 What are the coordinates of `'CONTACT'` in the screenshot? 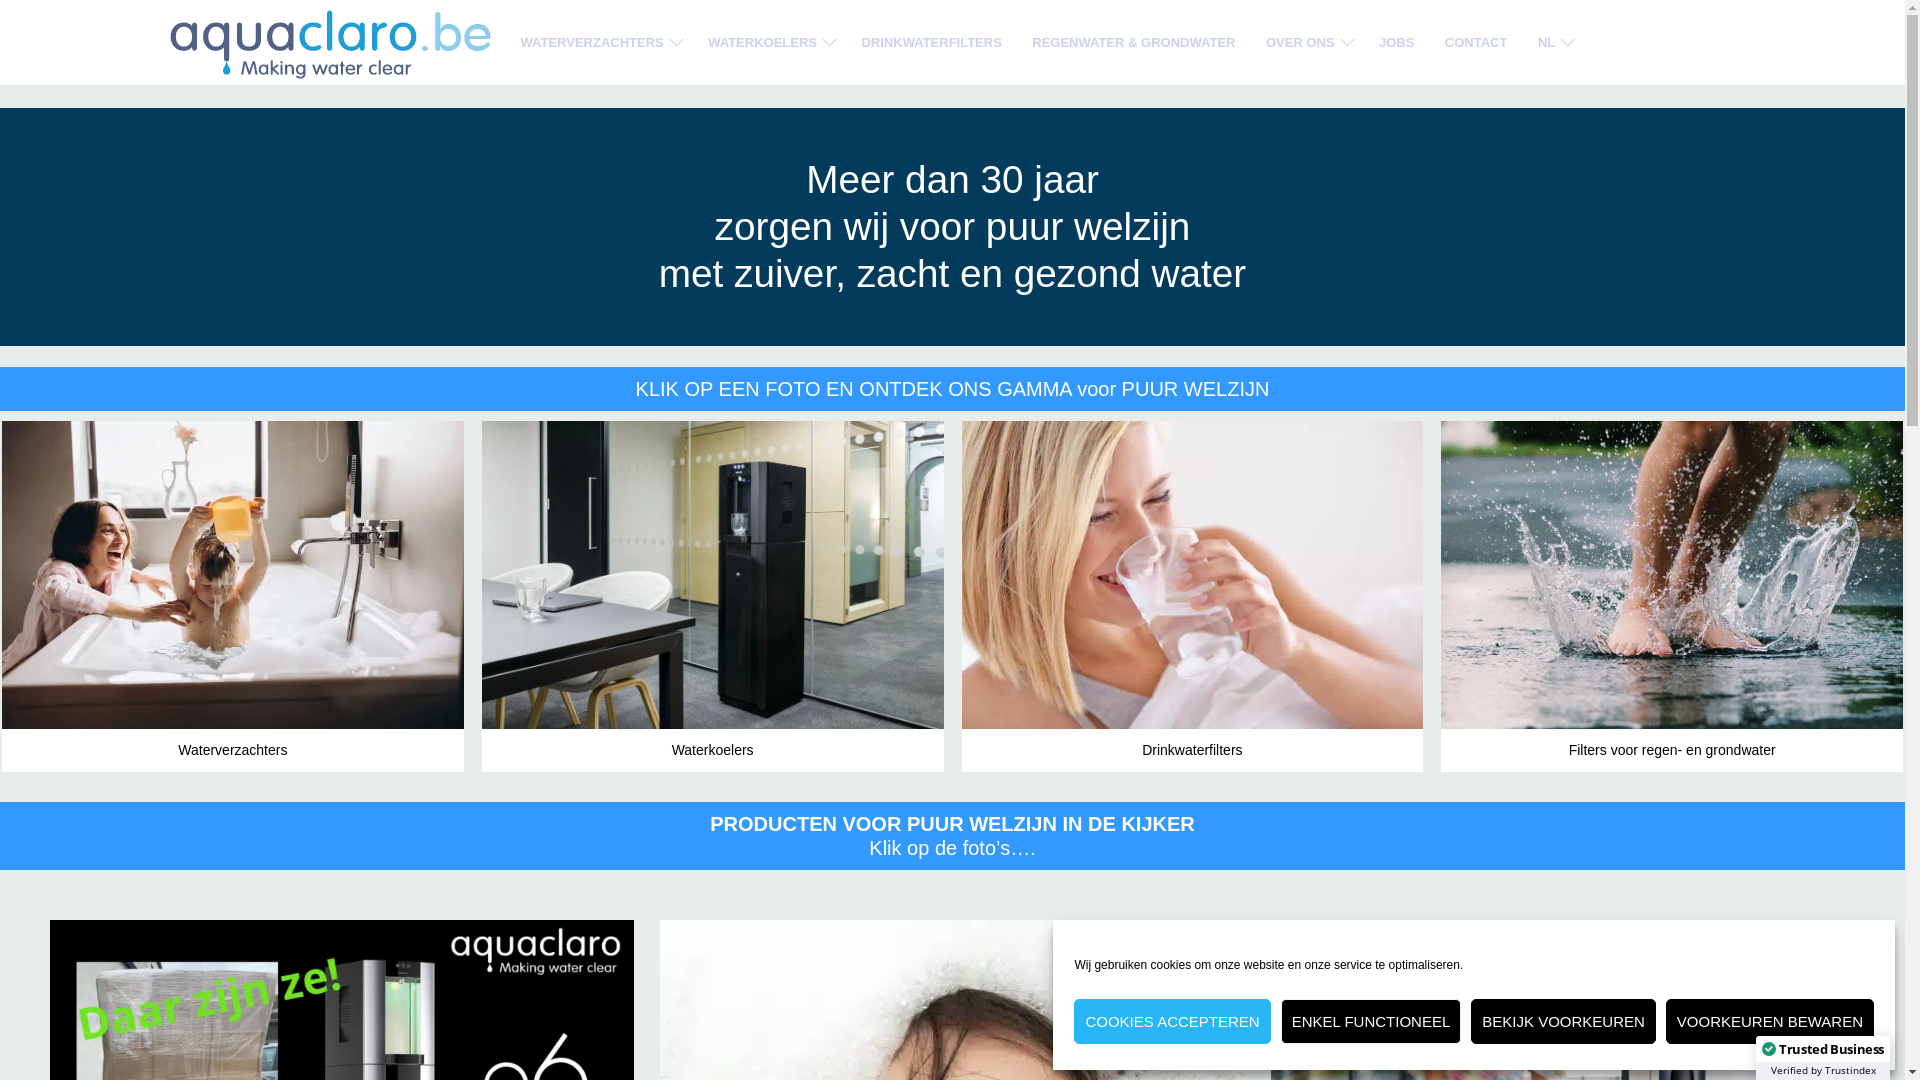 It's located at (1476, 42).